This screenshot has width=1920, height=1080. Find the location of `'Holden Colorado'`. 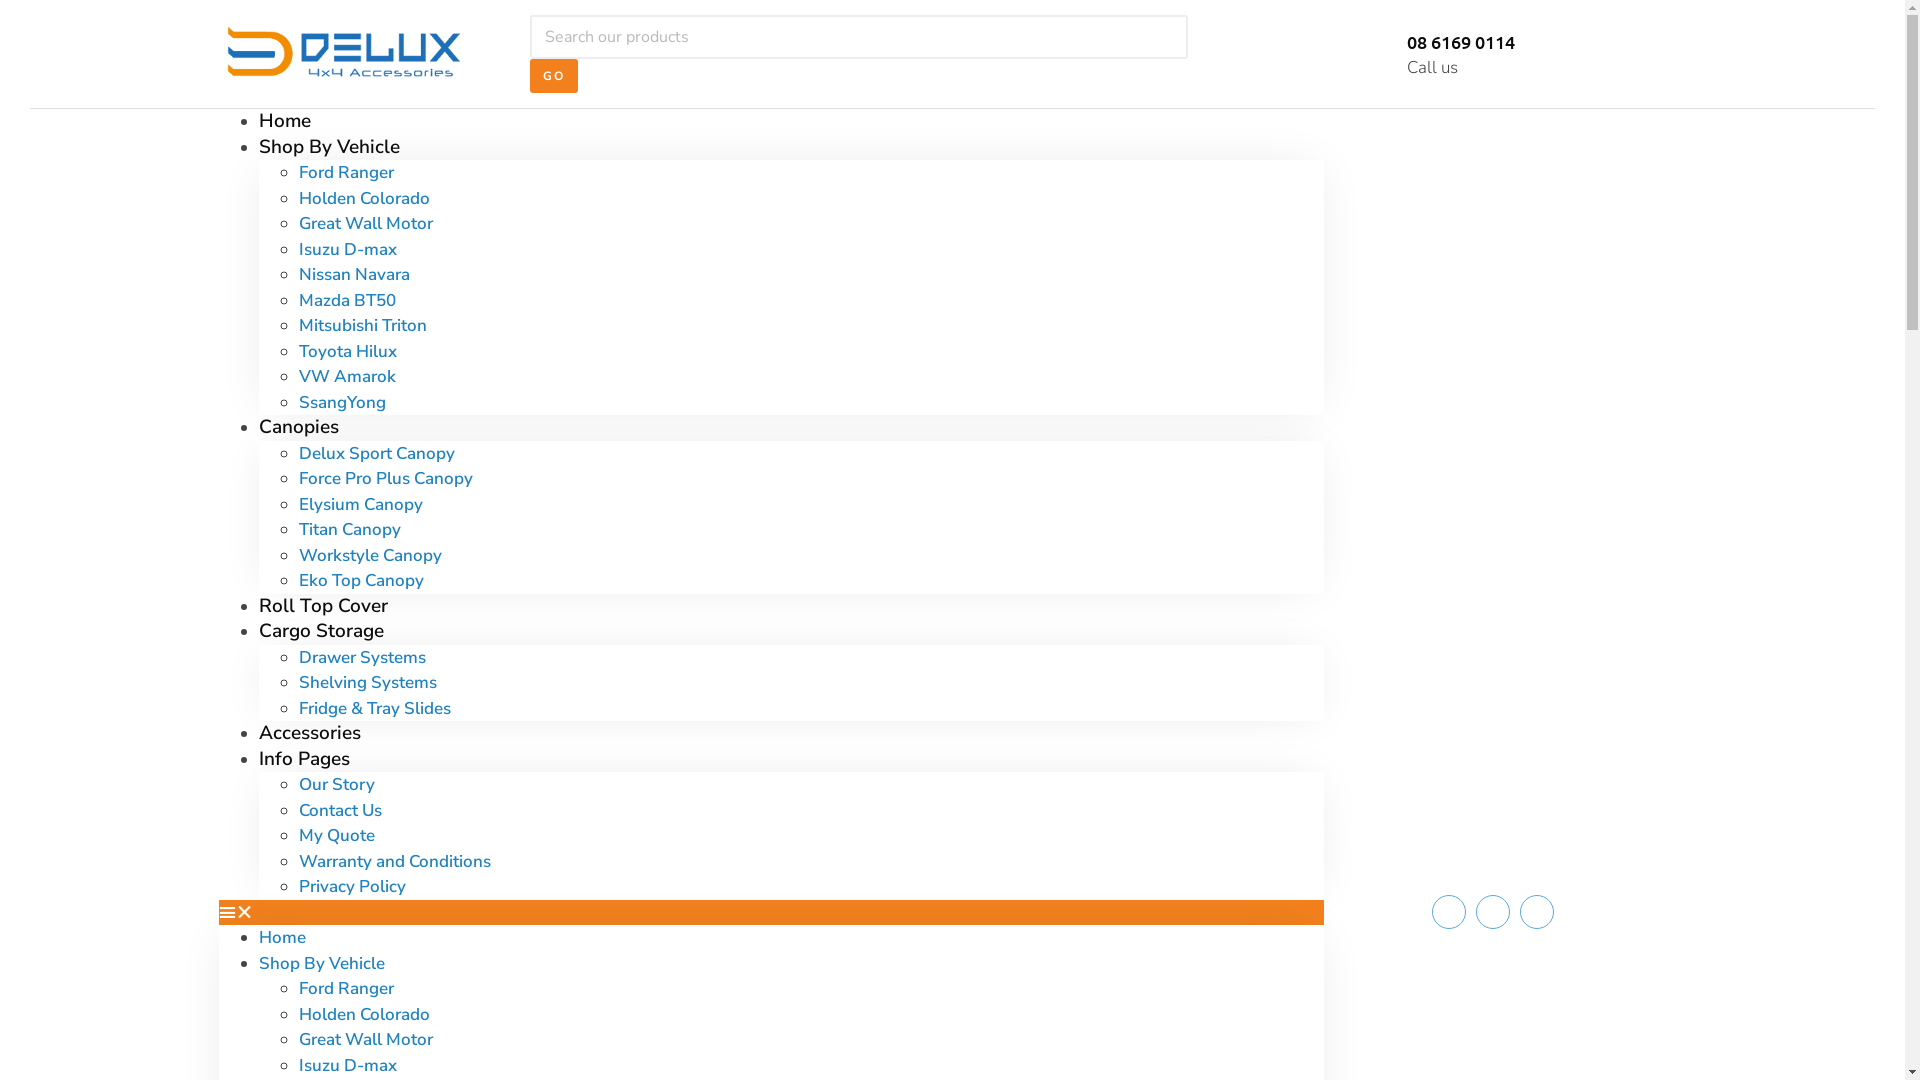

'Holden Colorado' is located at coordinates (296, 1013).